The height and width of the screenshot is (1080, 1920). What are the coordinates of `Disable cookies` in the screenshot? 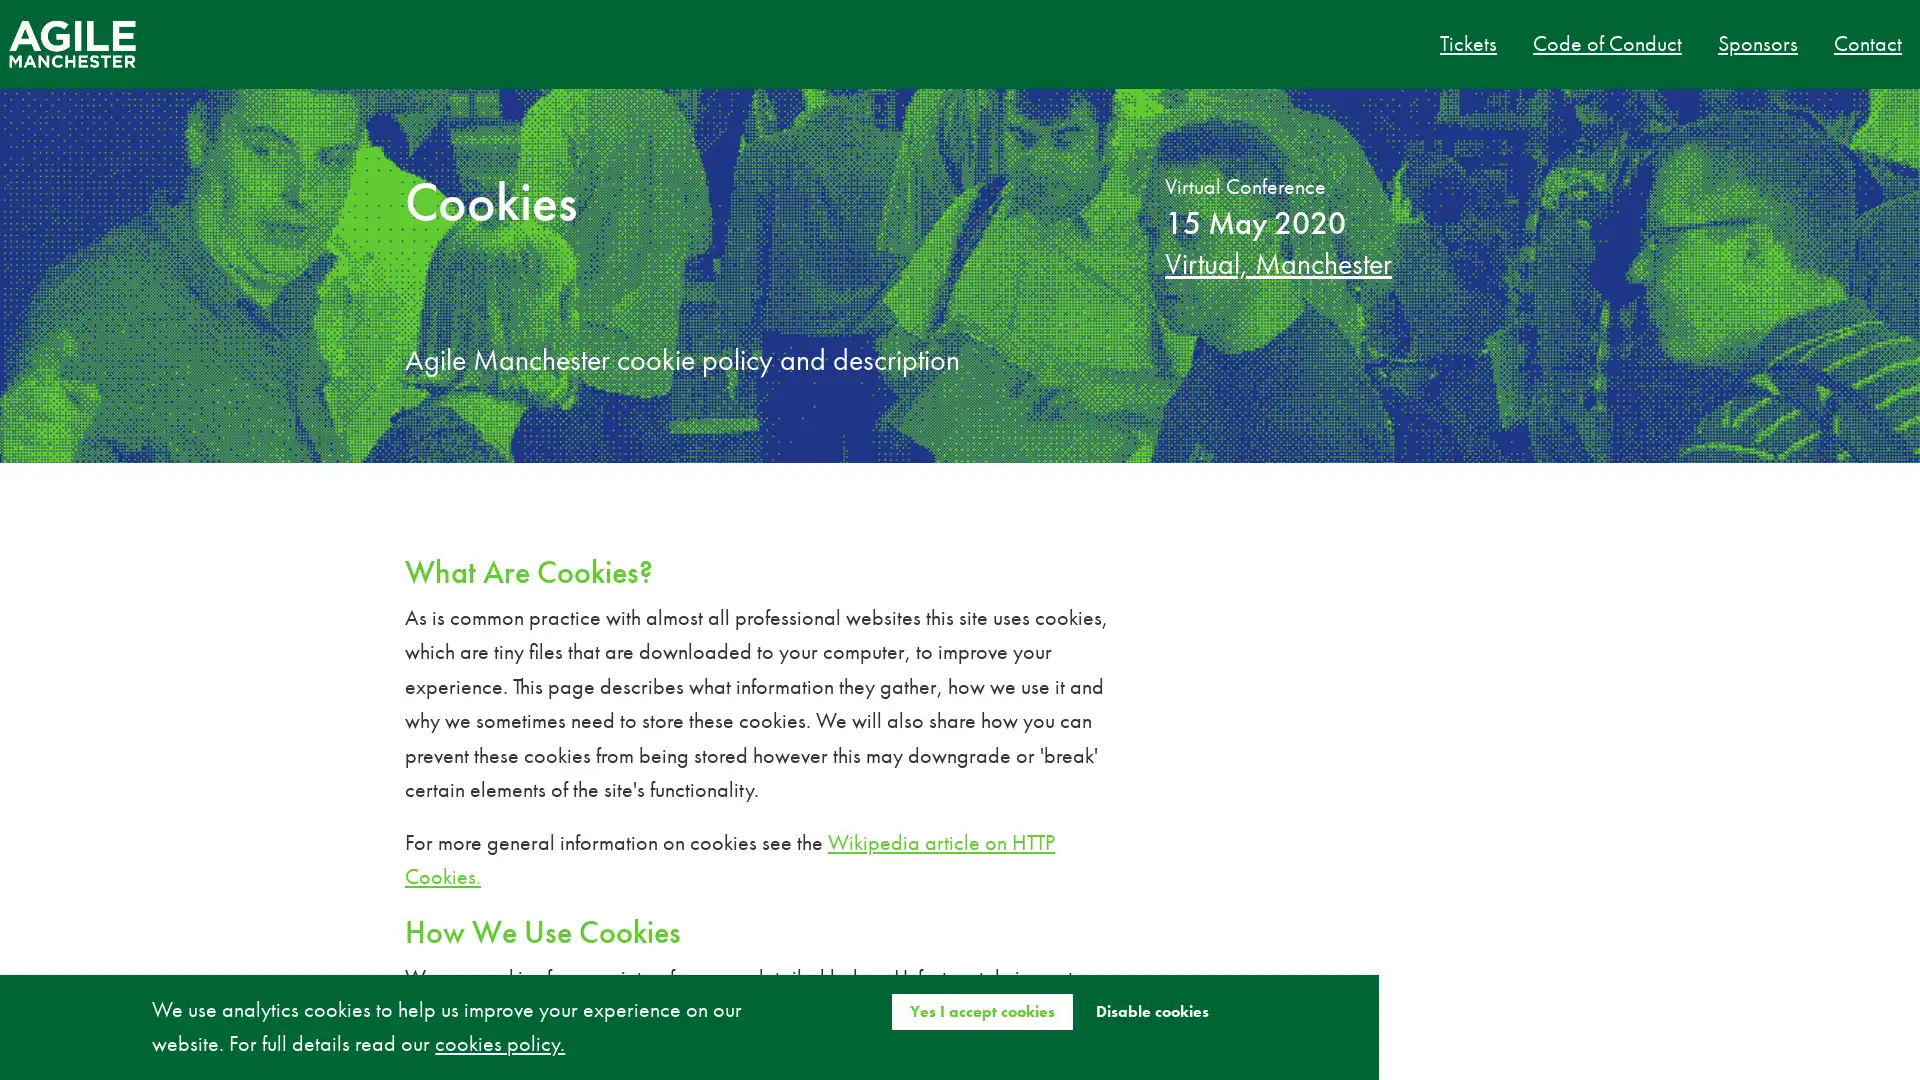 It's located at (1151, 1010).